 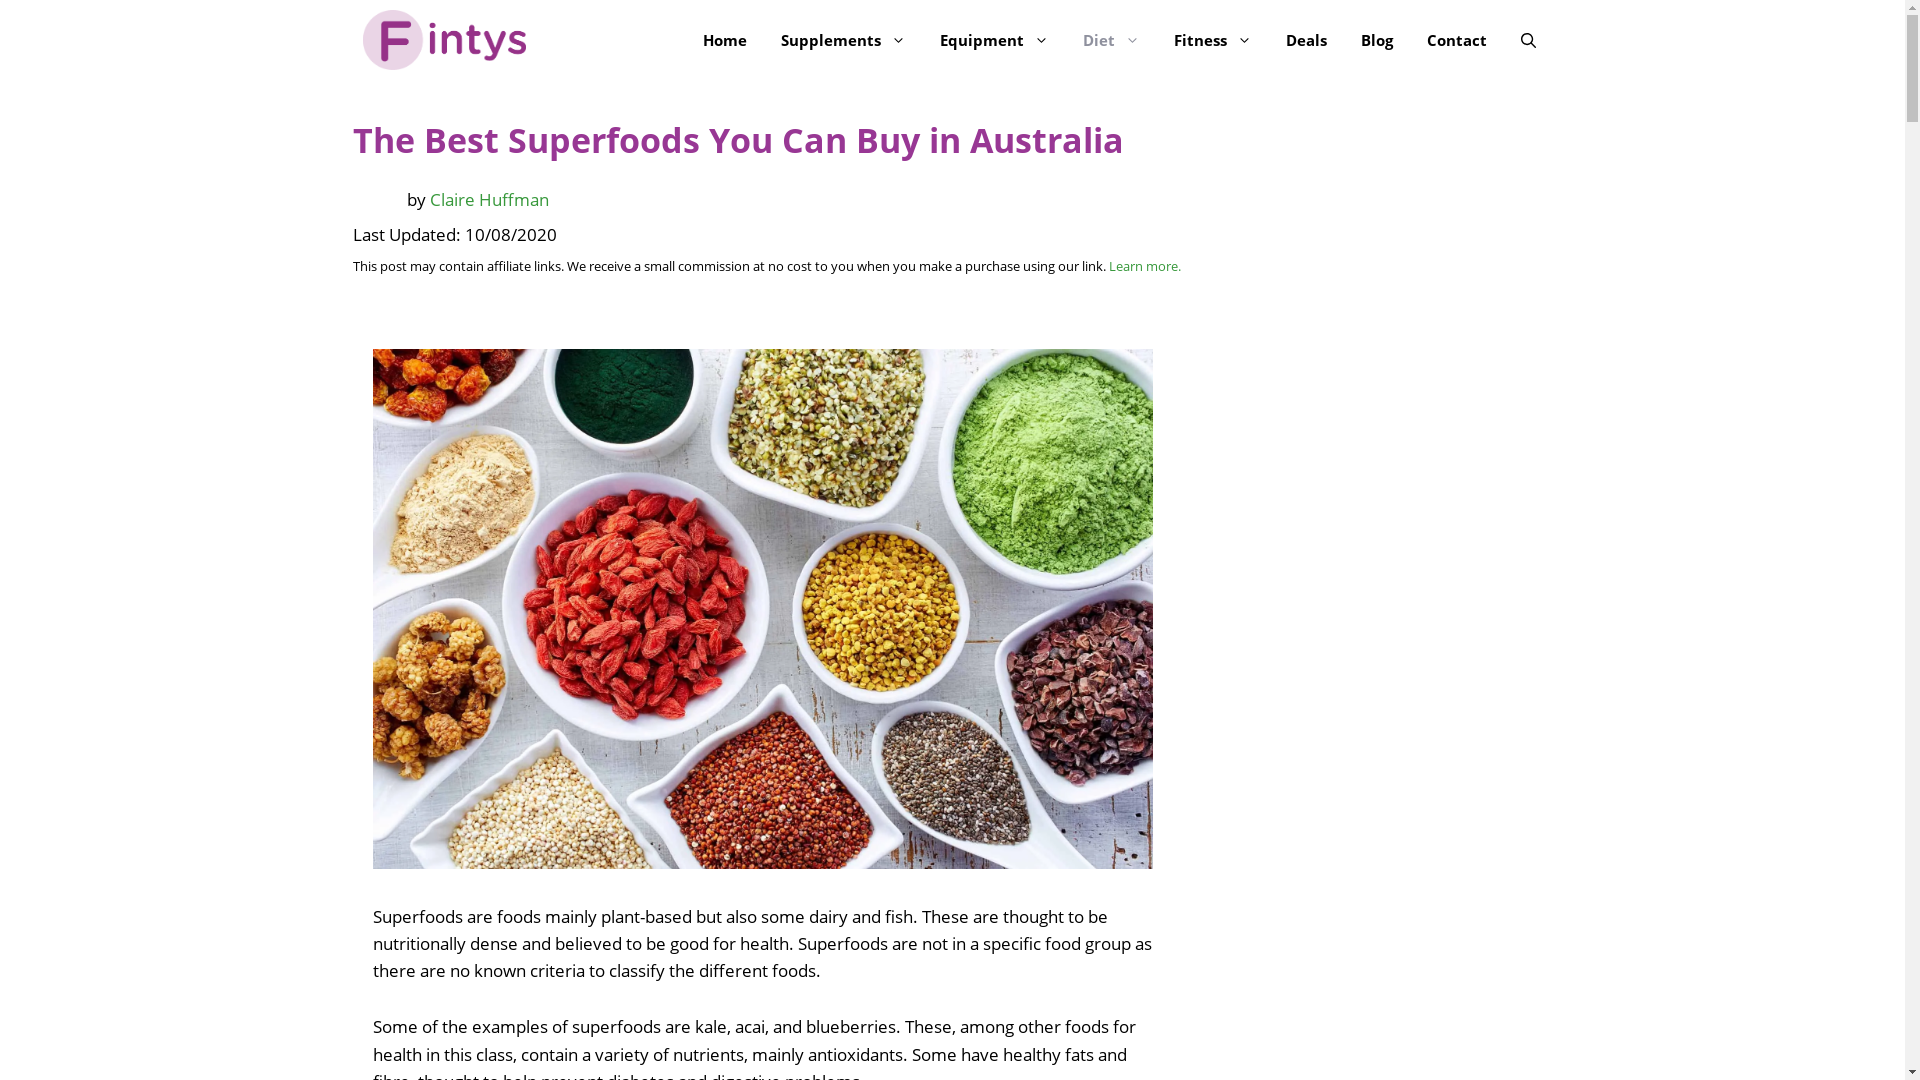 I want to click on 'Fintys', so click(x=442, y=39).